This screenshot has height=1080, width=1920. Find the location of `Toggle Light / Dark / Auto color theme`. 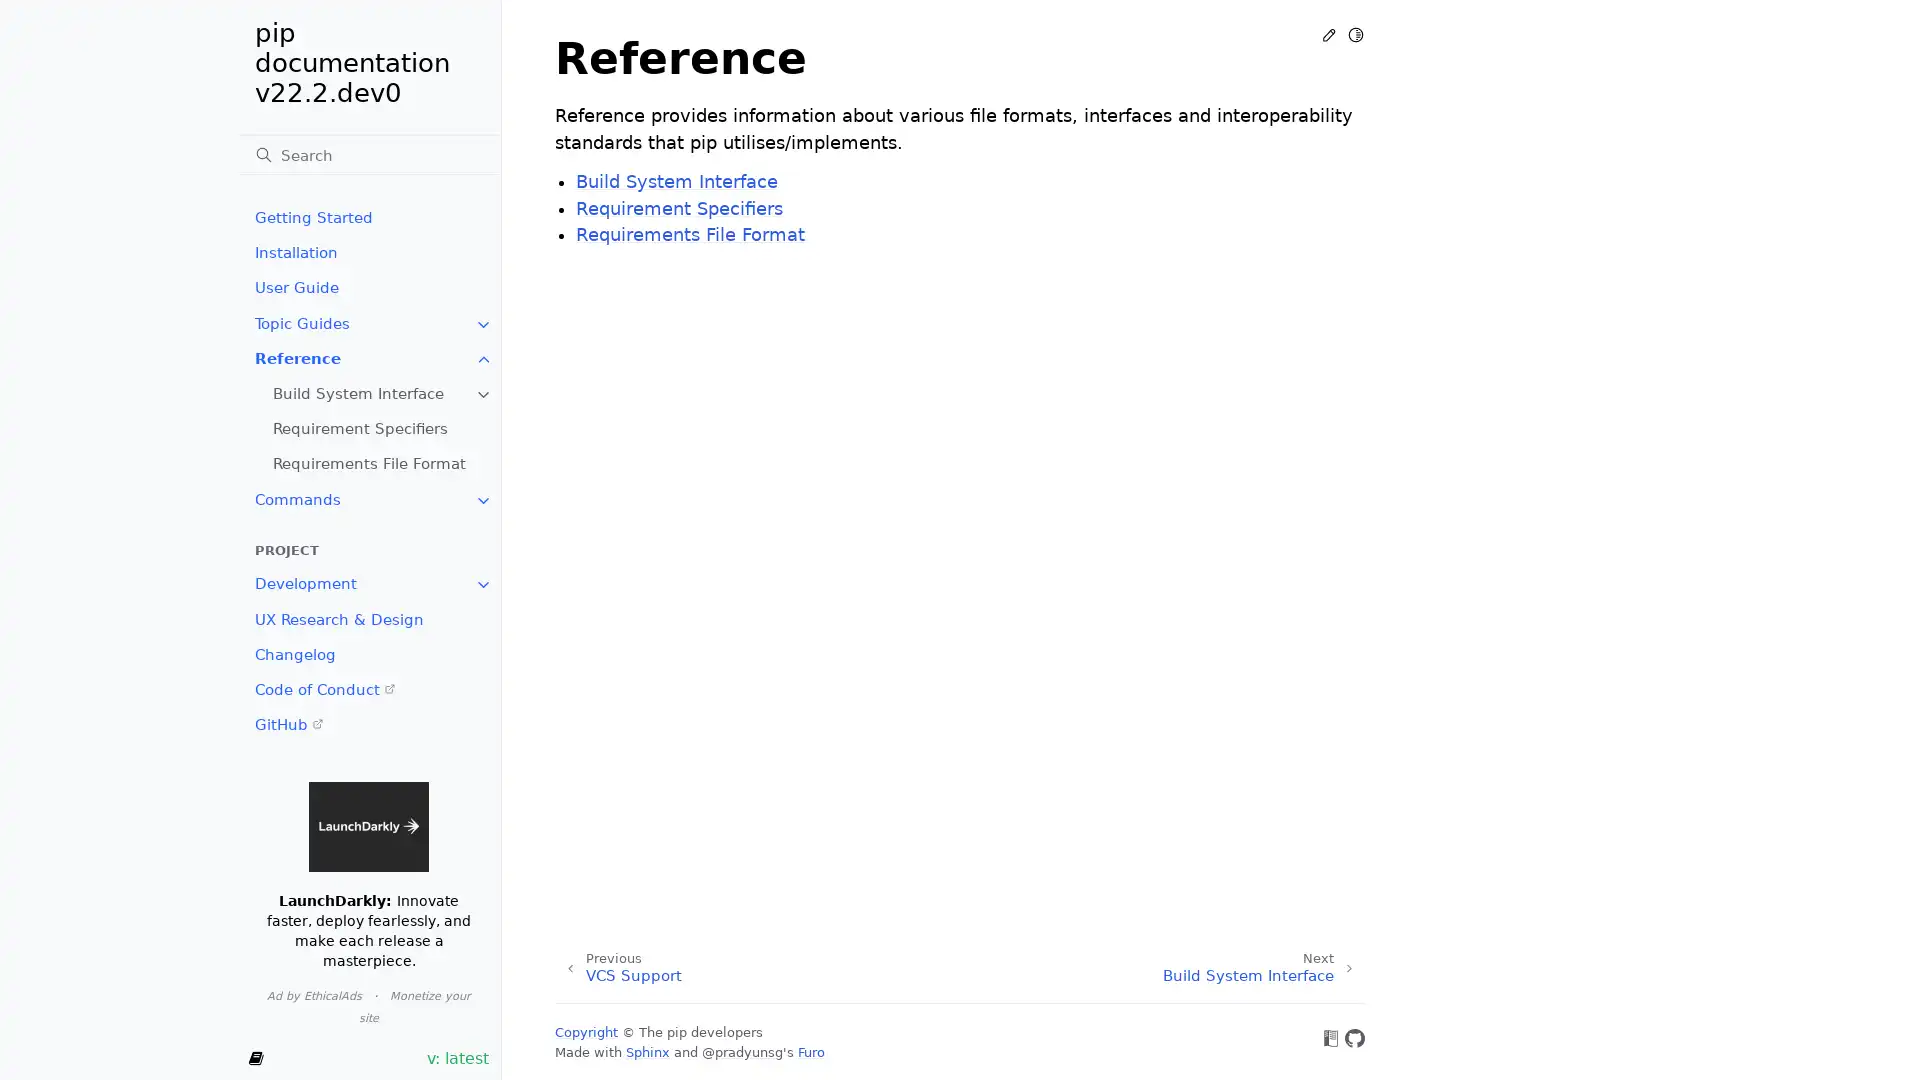

Toggle Light / Dark / Auto color theme is located at coordinates (1355, 34).